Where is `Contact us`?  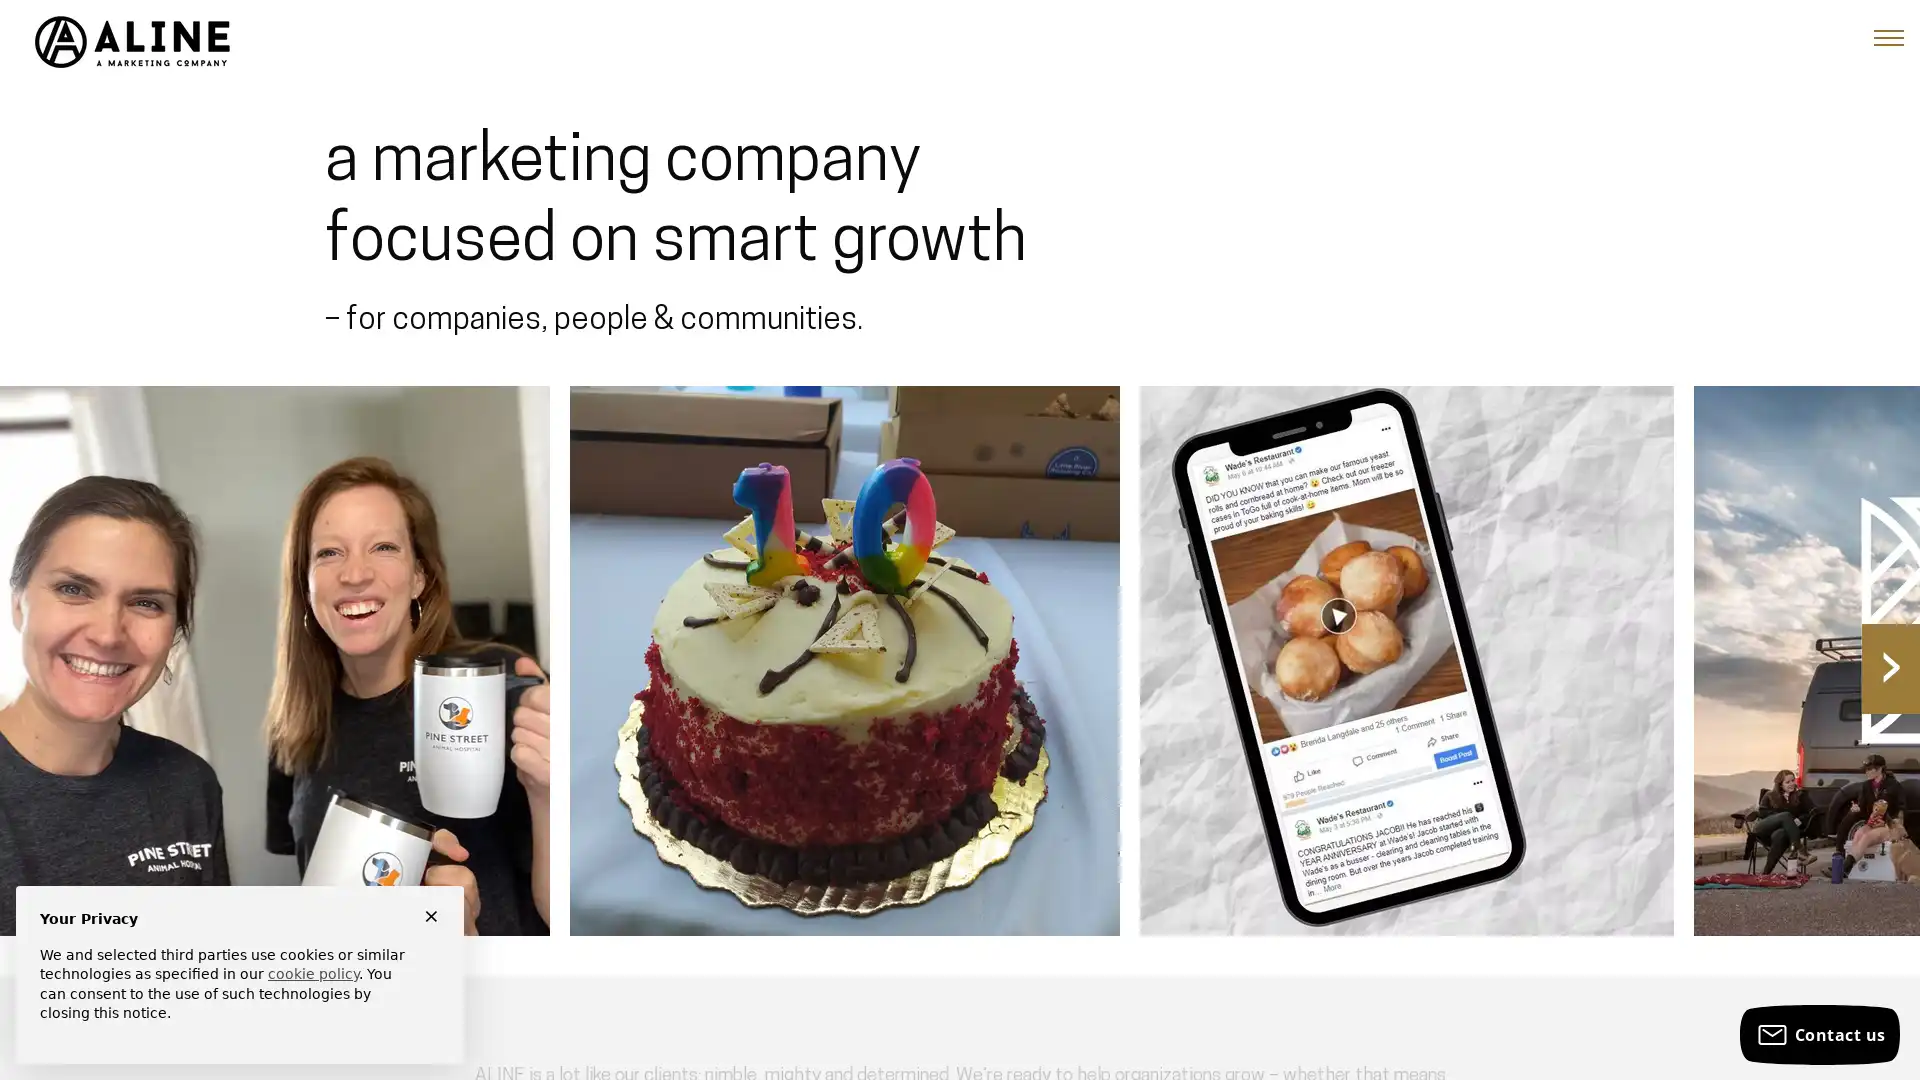
Contact us is located at coordinates (1819, 1034).